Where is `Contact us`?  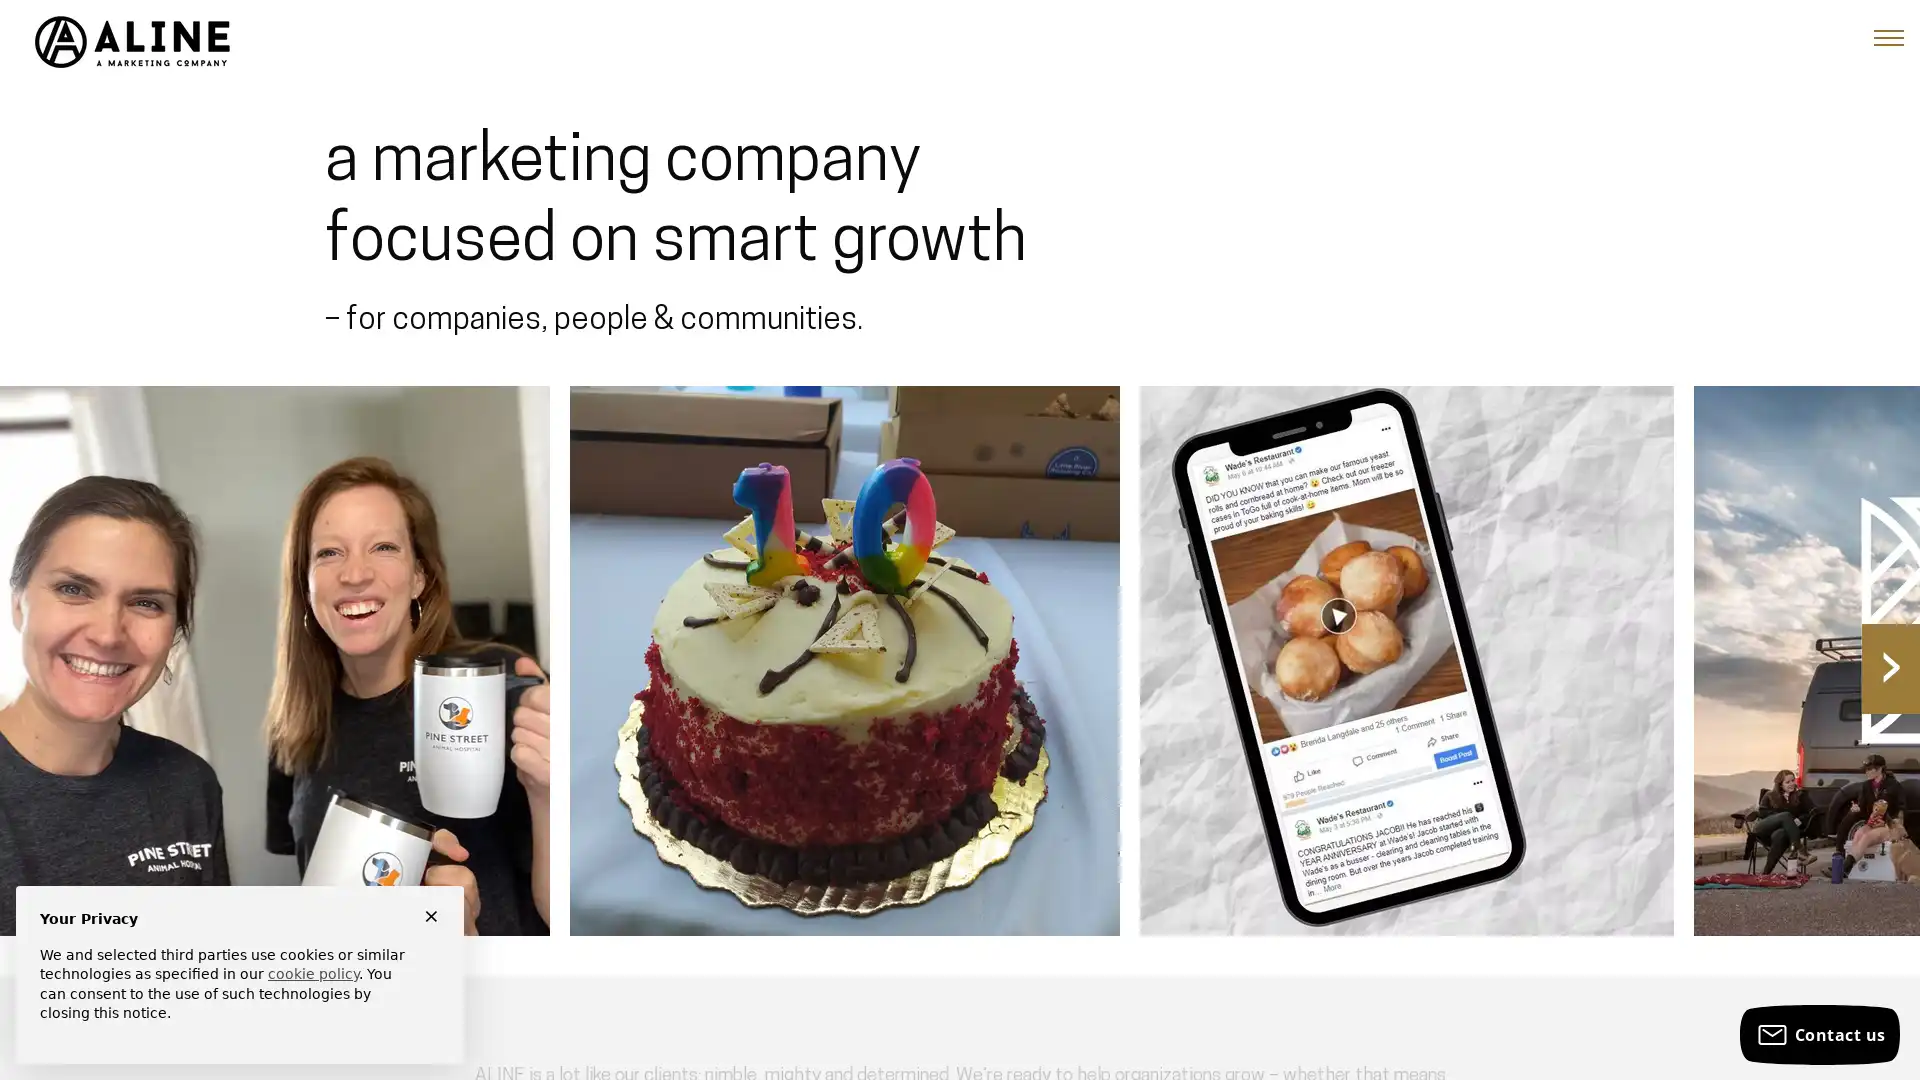
Contact us is located at coordinates (1819, 1034).